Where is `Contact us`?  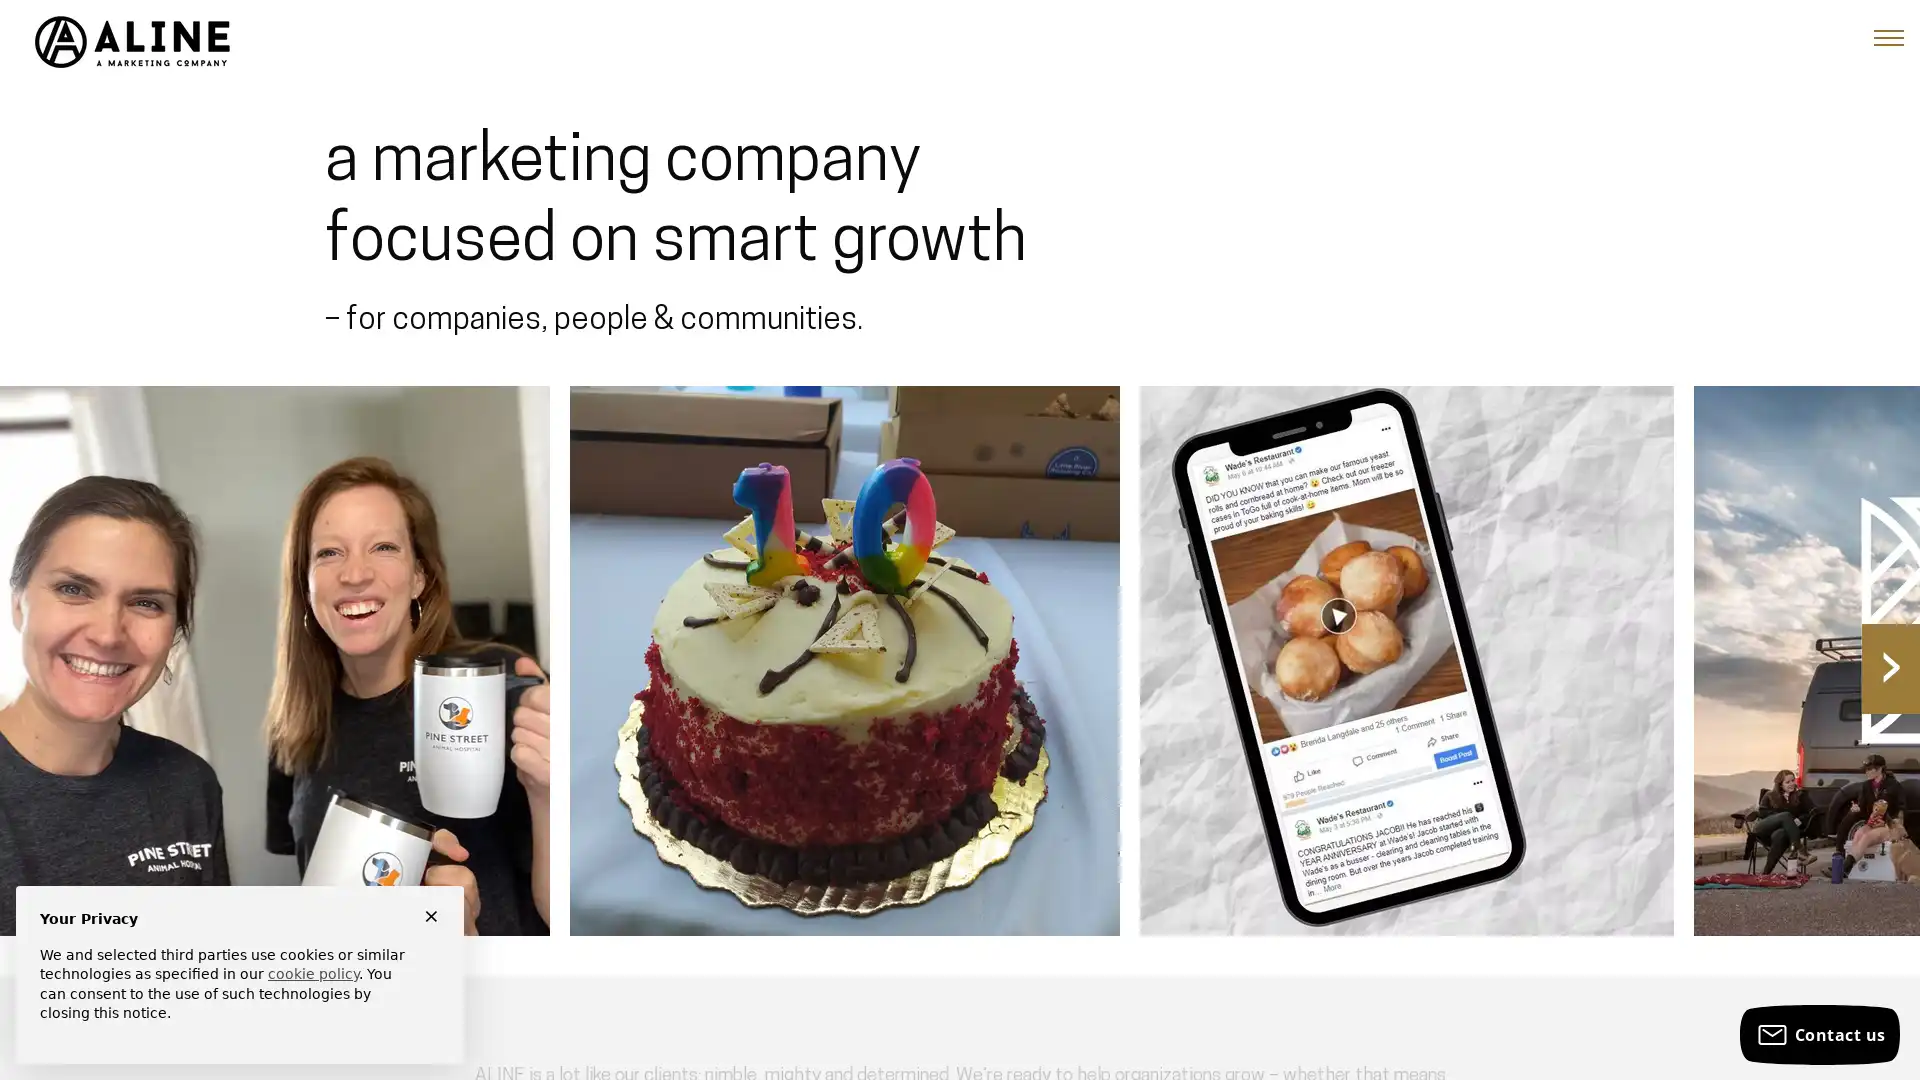
Contact us is located at coordinates (1819, 1034).